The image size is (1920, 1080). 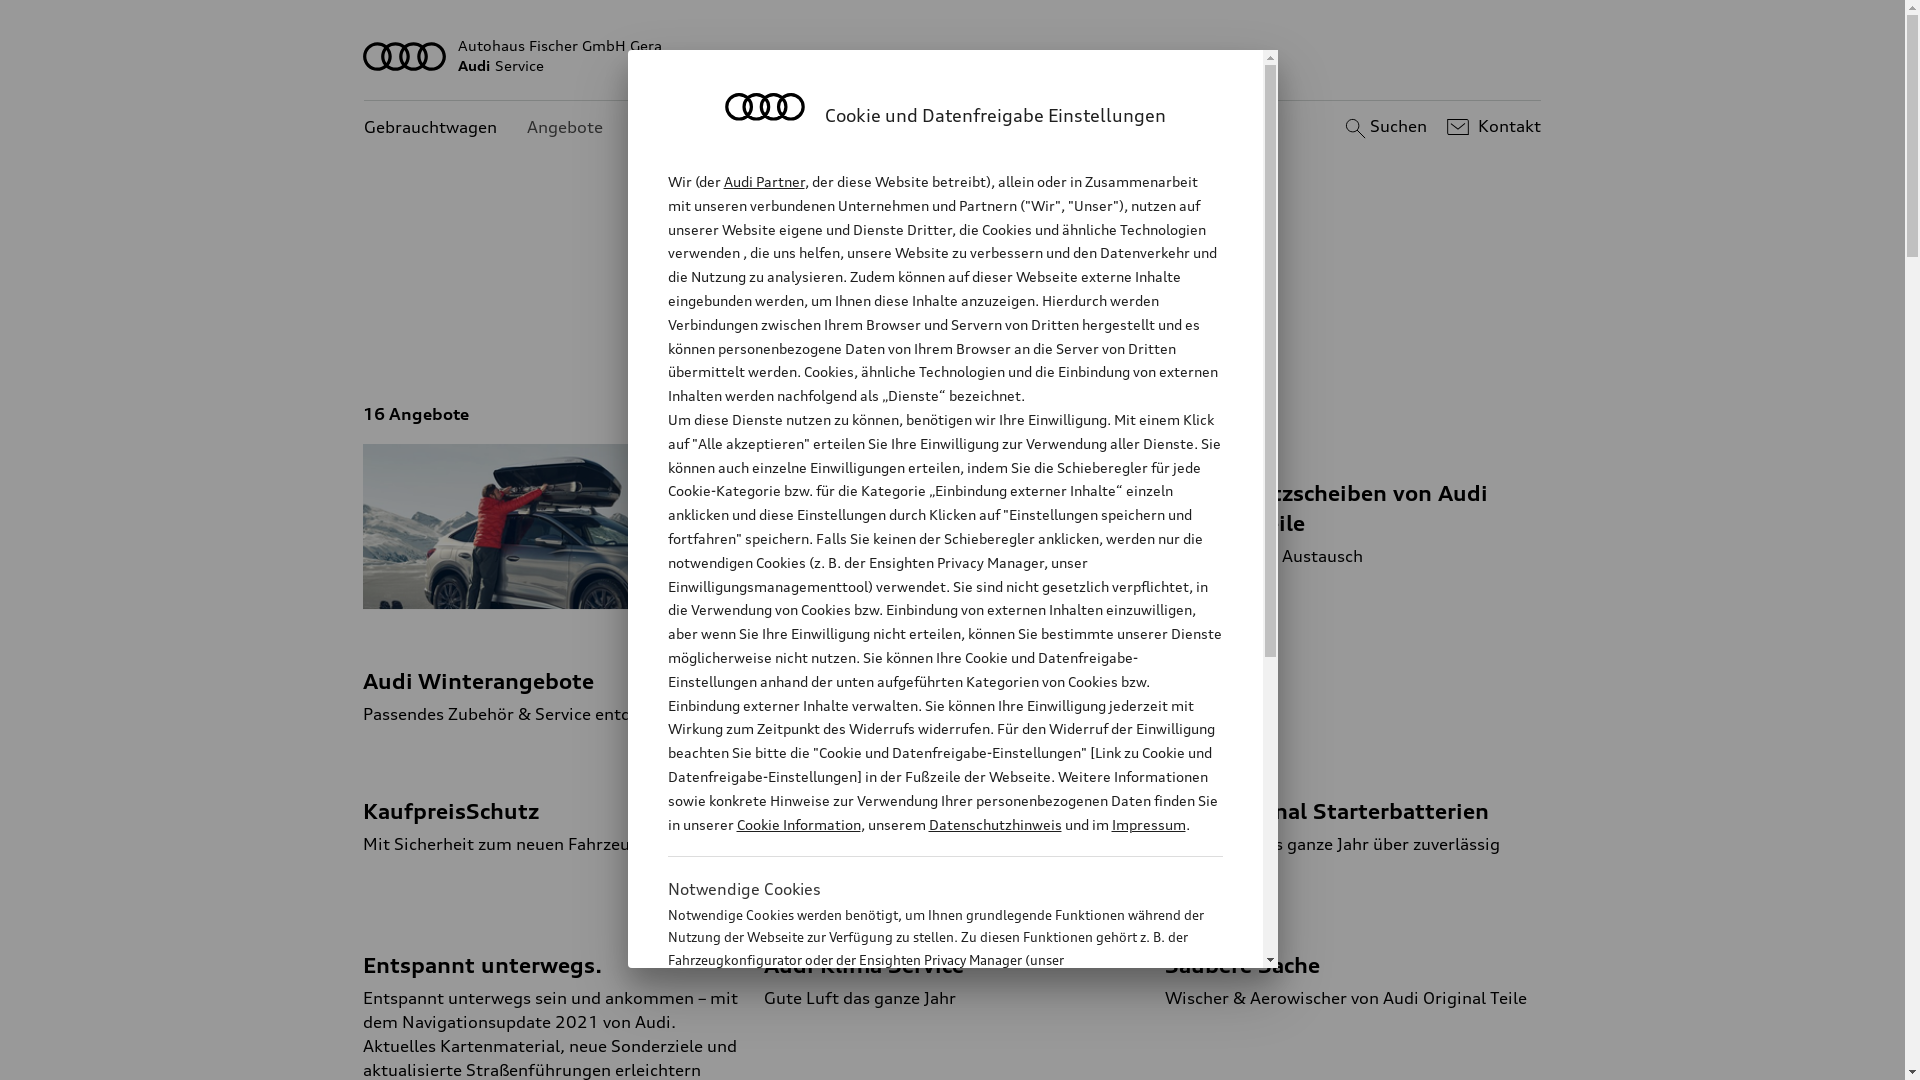 What do you see at coordinates (1353, 962) in the screenshot?
I see `'Saubere Sache` at bounding box center [1353, 962].